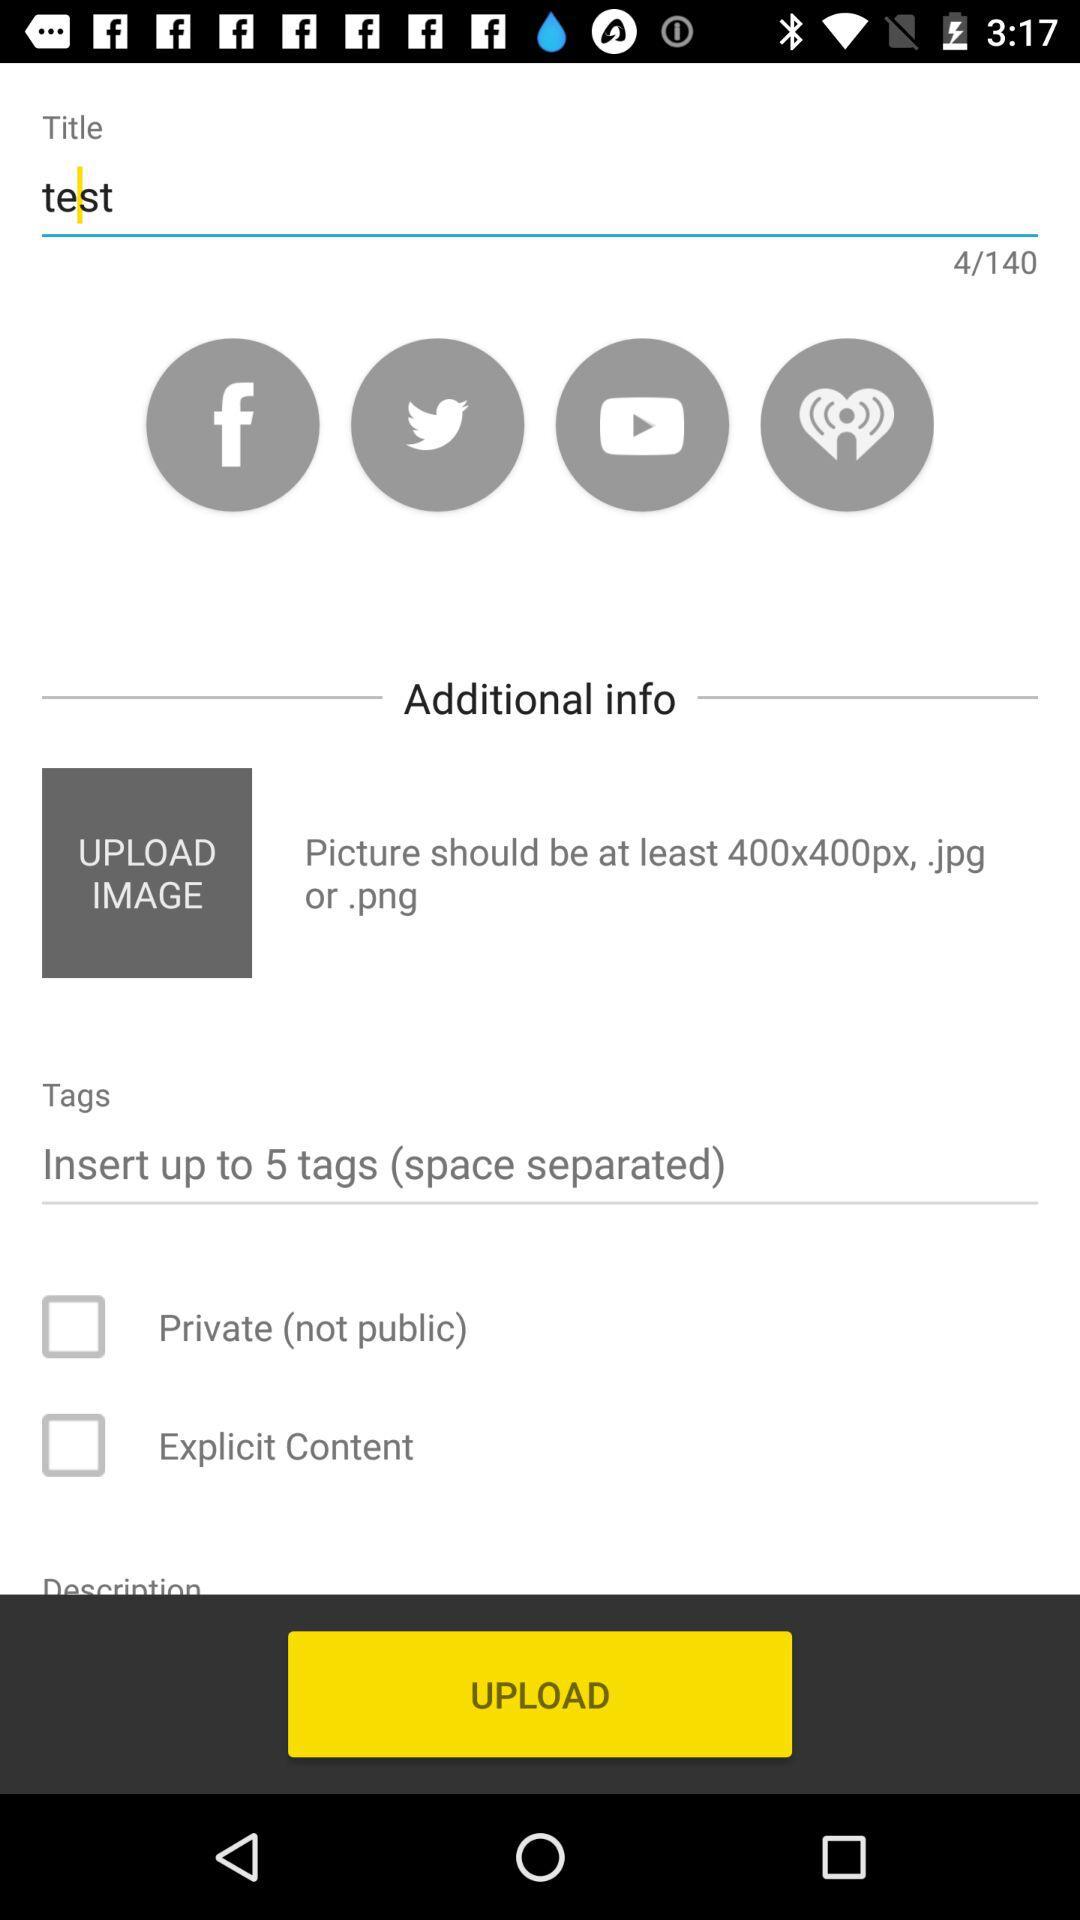 The width and height of the screenshot is (1080, 1920). What do you see at coordinates (145, 873) in the screenshot?
I see `item on the left` at bounding box center [145, 873].